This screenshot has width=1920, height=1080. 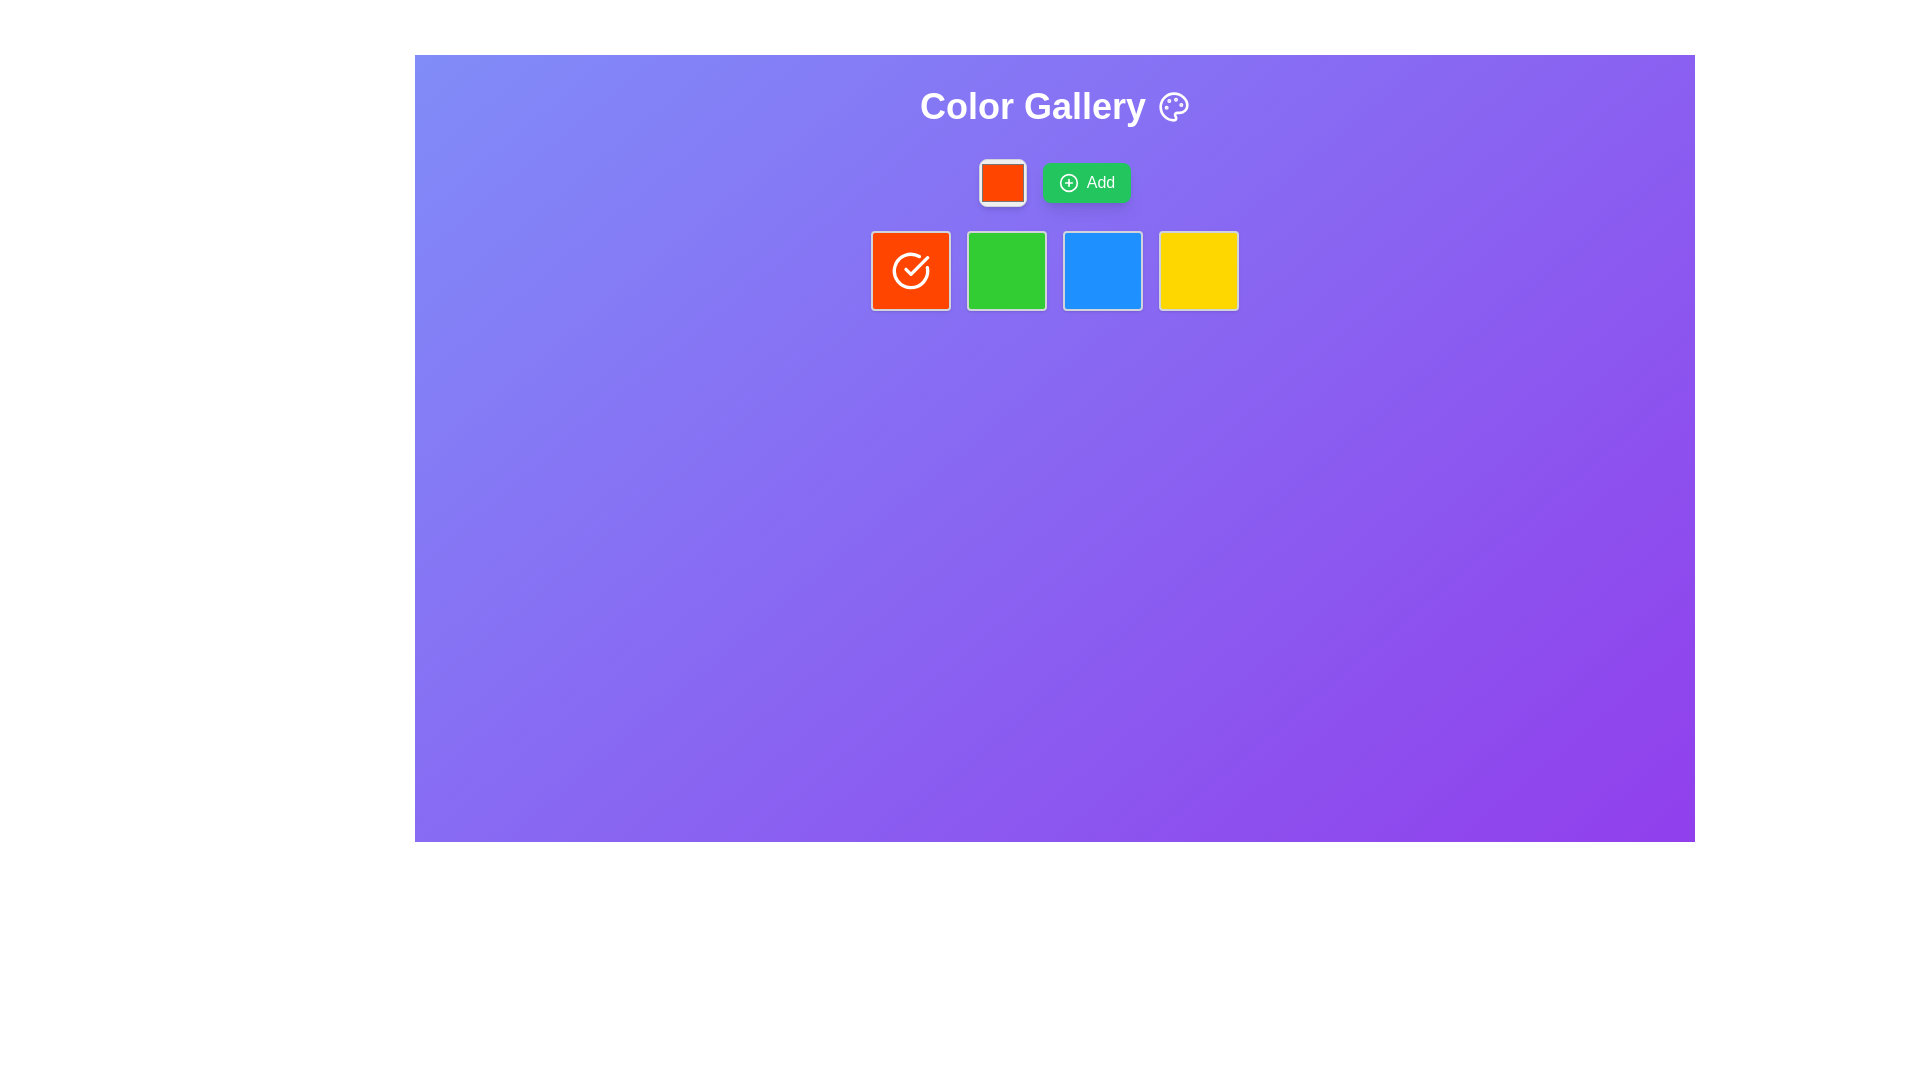 I want to click on the white circular checkmark icon embedded in a red rounded square, so click(x=910, y=270).